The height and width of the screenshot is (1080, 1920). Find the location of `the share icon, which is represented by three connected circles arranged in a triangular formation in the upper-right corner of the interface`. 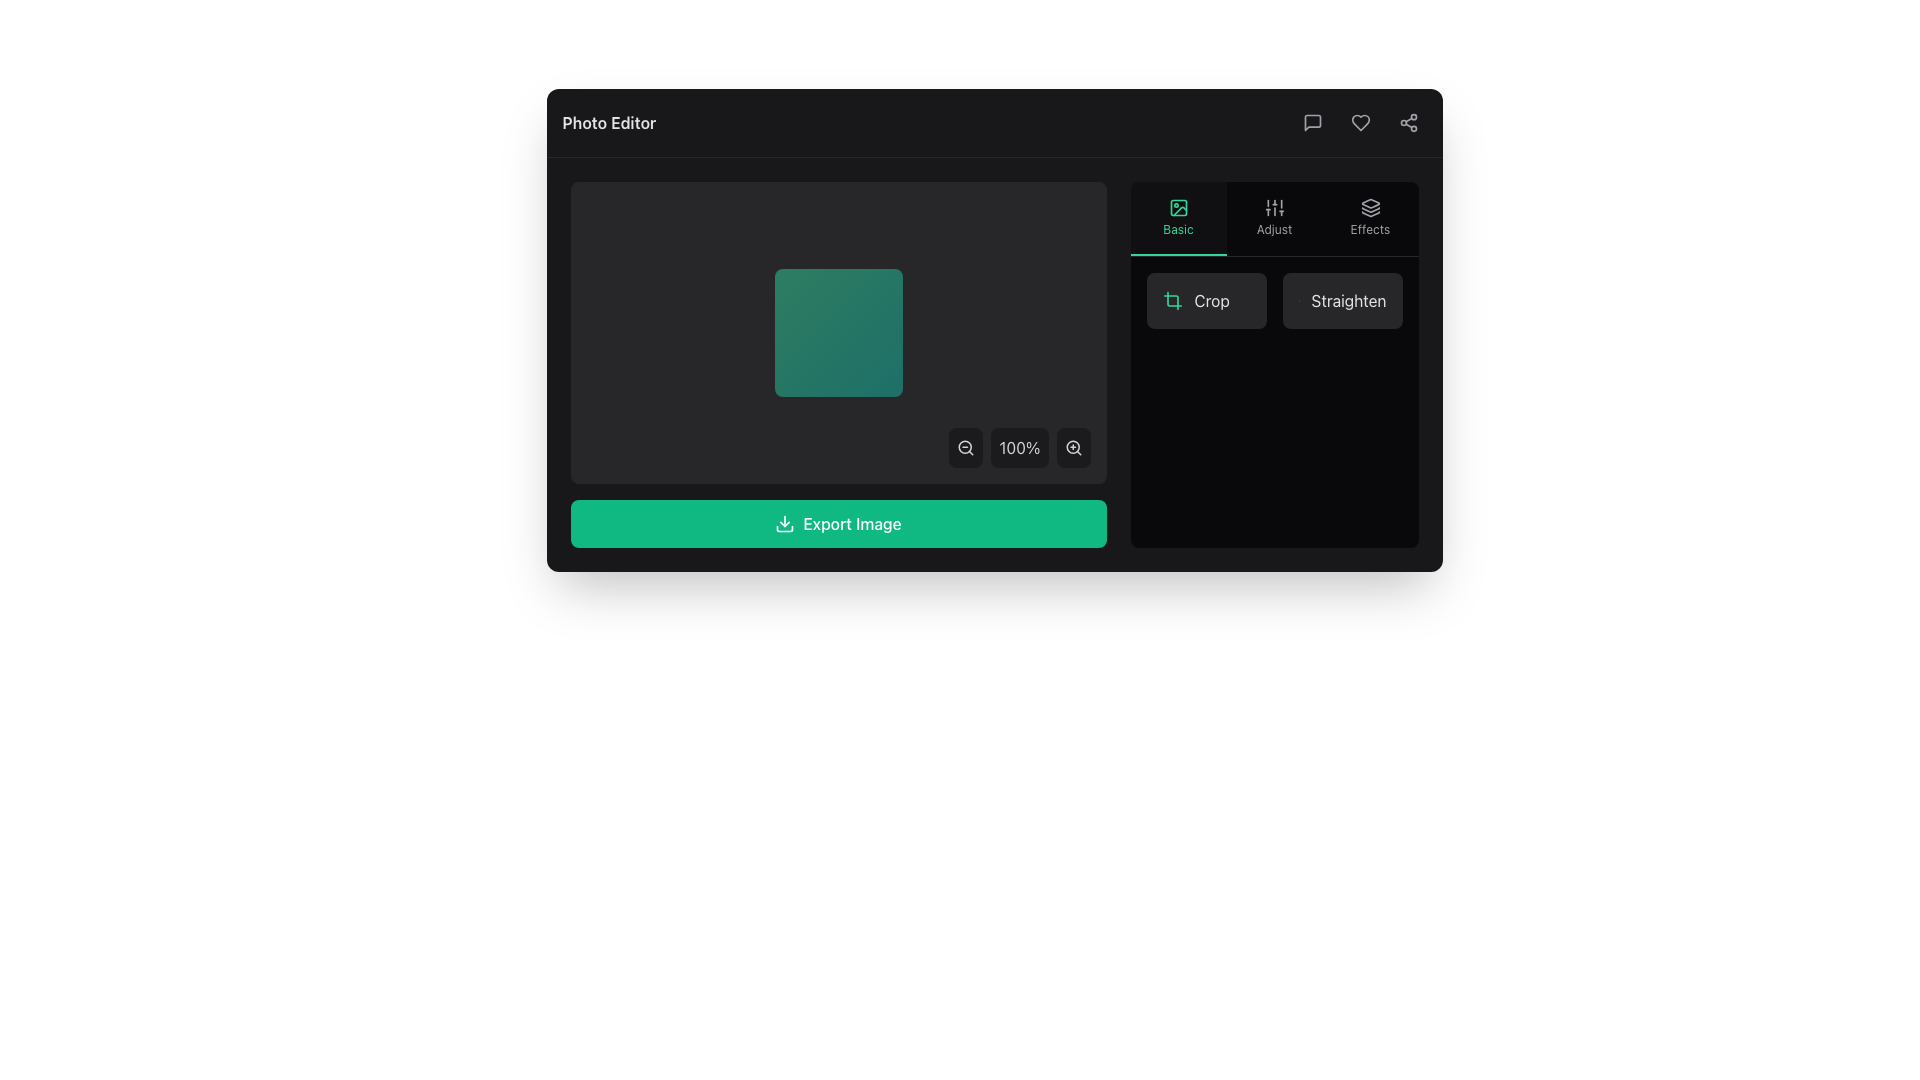

the share icon, which is represented by three connected circles arranged in a triangular formation in the upper-right corner of the interface is located at coordinates (1407, 123).